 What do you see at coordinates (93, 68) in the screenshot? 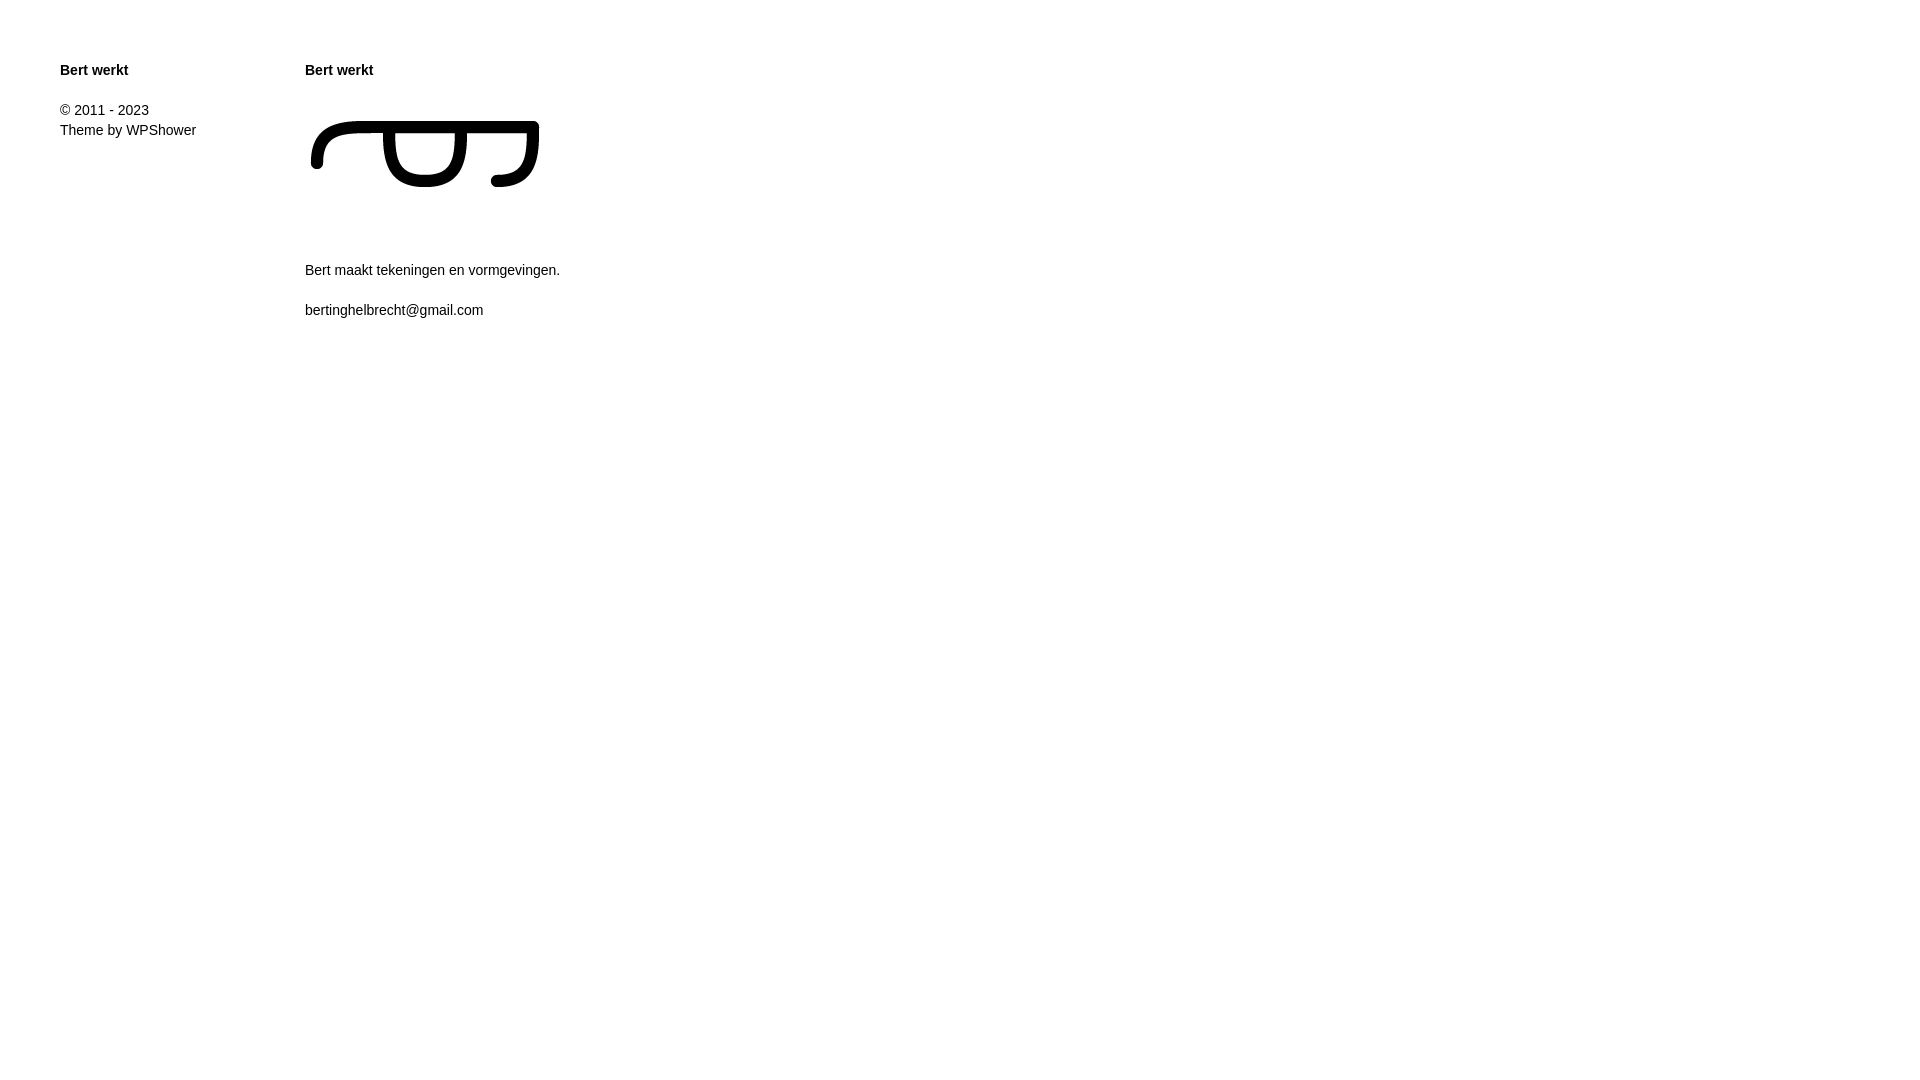
I see `'Bert werkt'` at bounding box center [93, 68].